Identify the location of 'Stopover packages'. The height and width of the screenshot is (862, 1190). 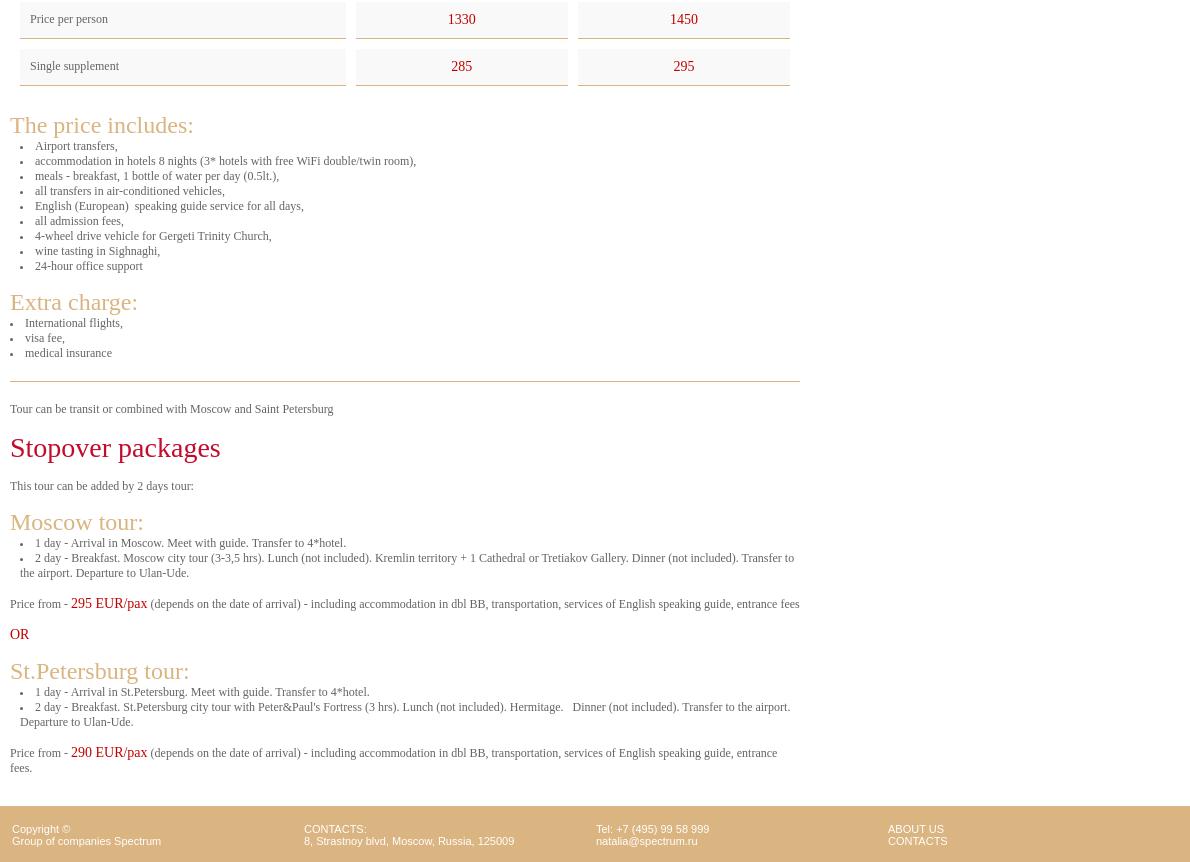
(113, 447).